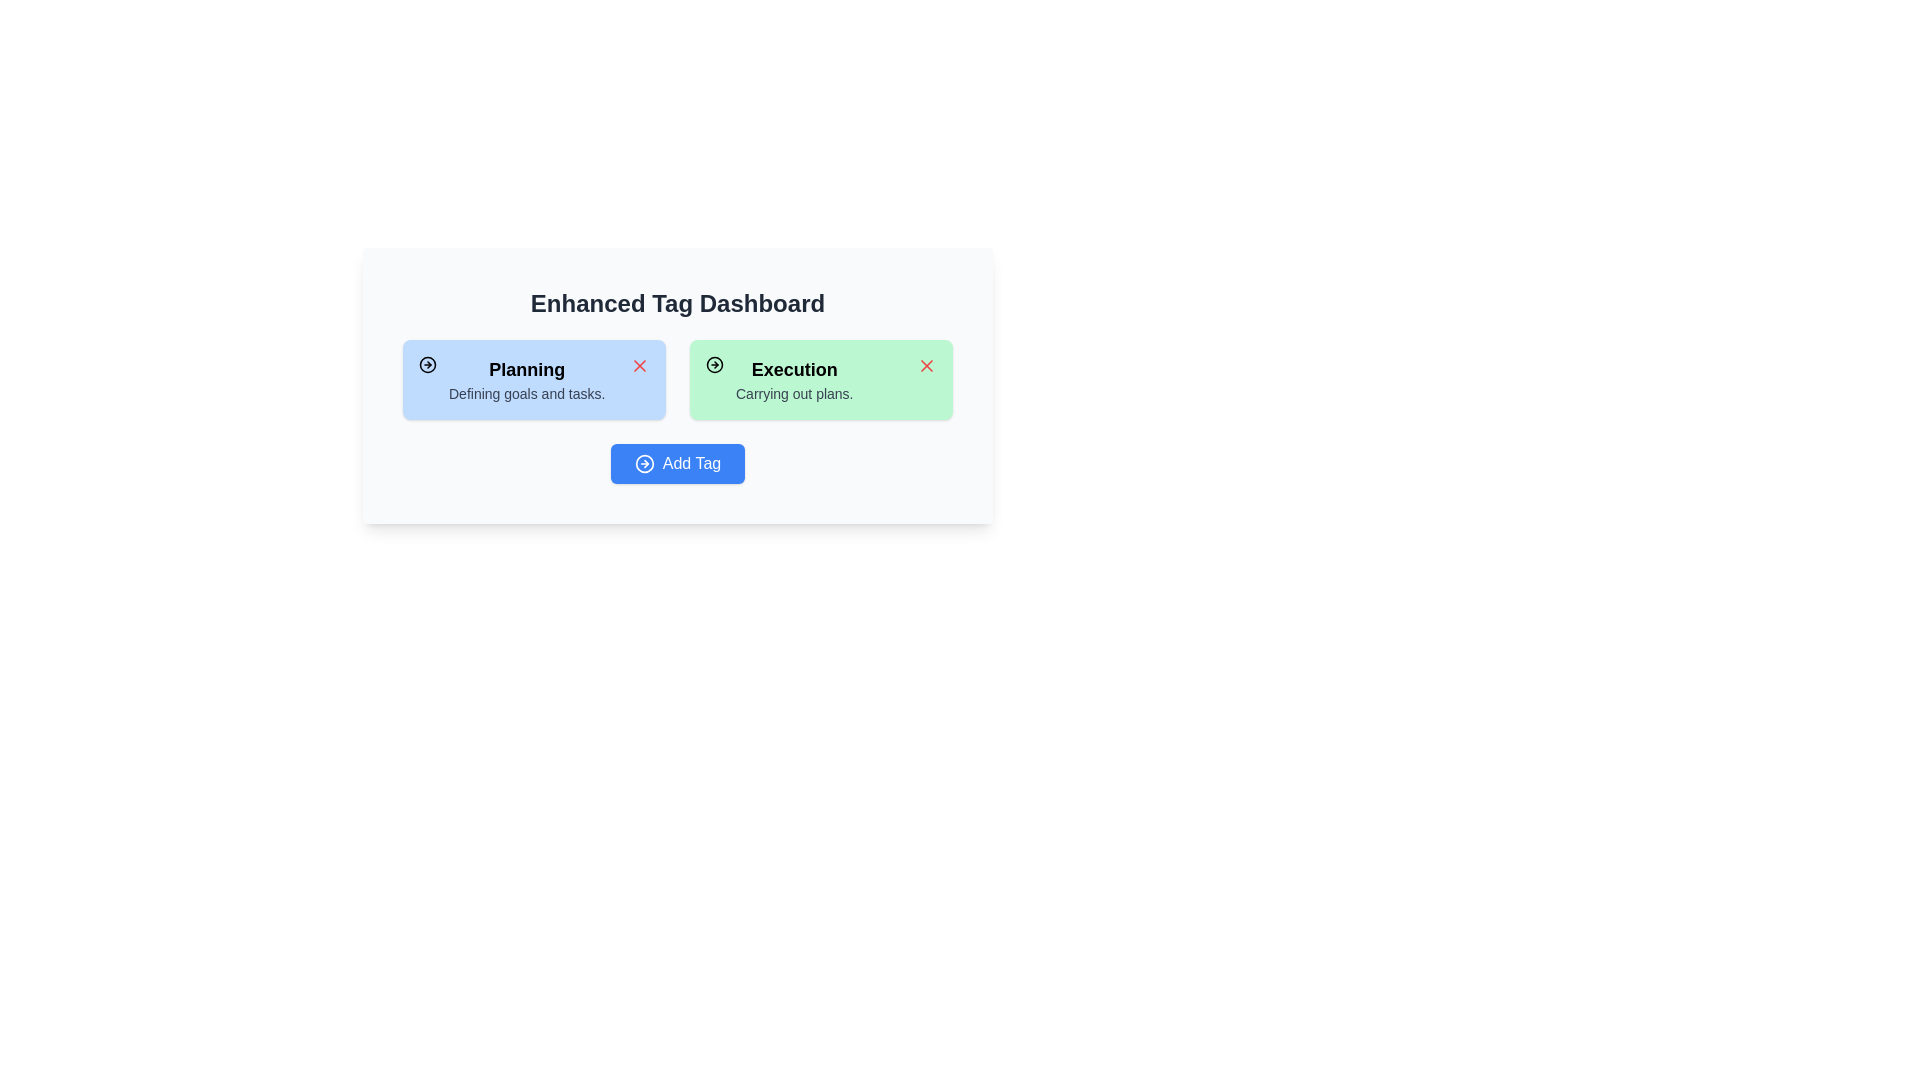  What do you see at coordinates (677, 380) in the screenshot?
I see `the grid component containing 'Planning' and 'Execution' sections for reordering` at bounding box center [677, 380].